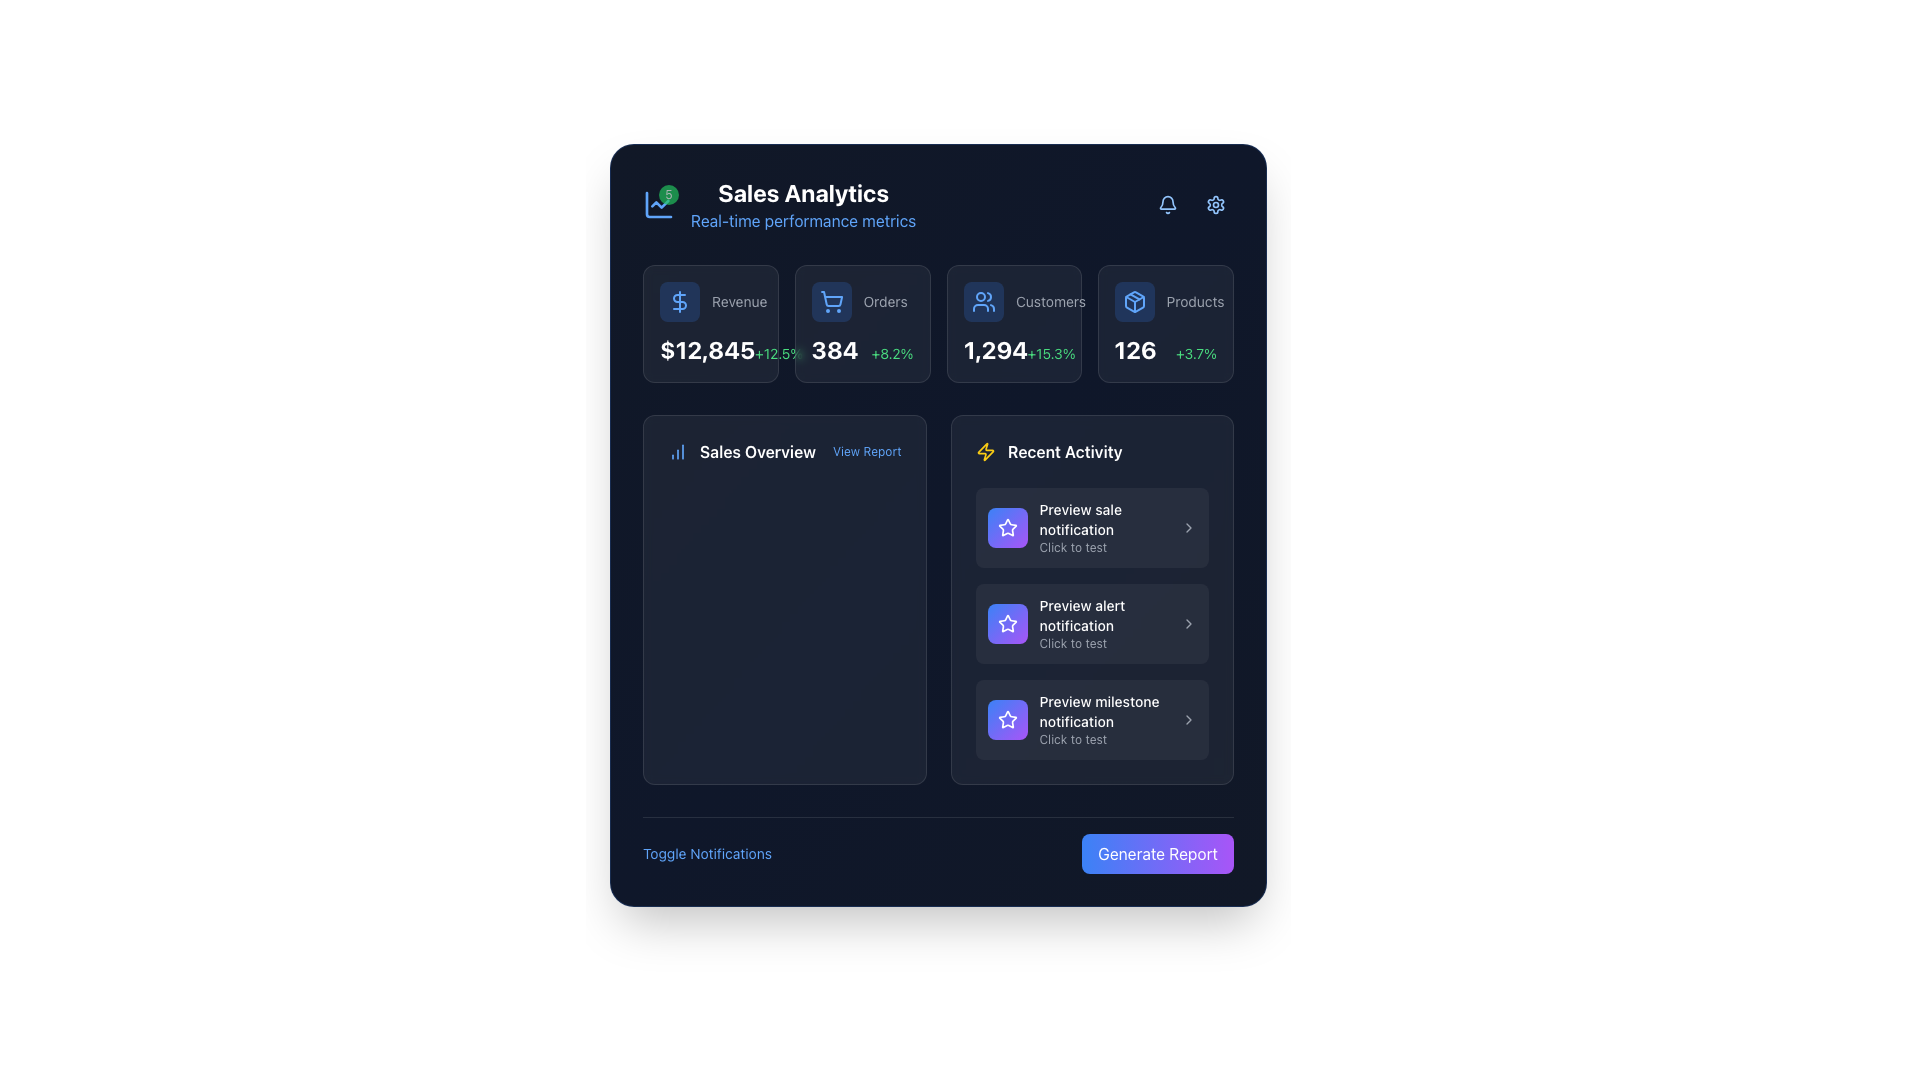 The width and height of the screenshot is (1920, 1080). Describe the element at coordinates (1191, 204) in the screenshot. I see `the group of interactive buttons with icons in the top-right corner of the 'Sales Analytics' card` at that location.